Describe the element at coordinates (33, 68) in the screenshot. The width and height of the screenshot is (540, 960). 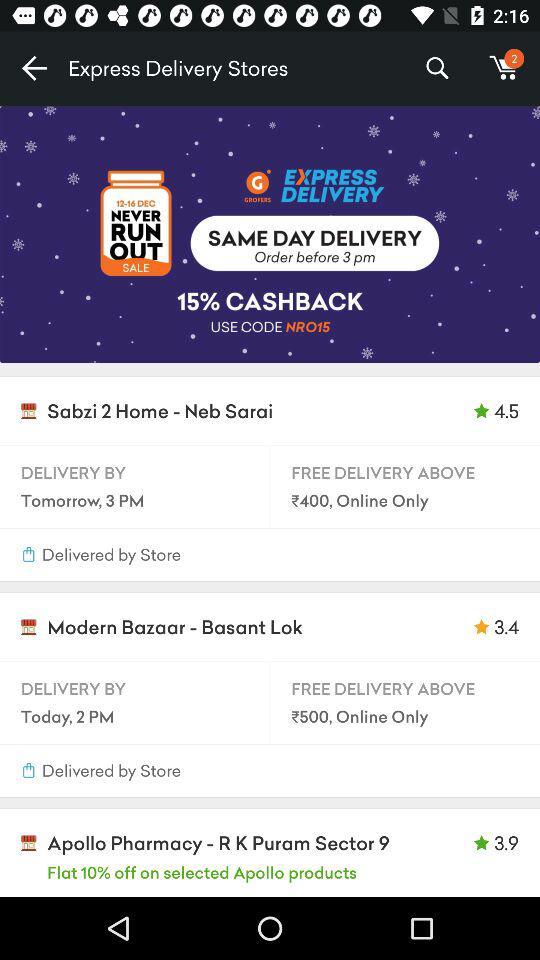
I see `icon to the left of the express delivery stores` at that location.